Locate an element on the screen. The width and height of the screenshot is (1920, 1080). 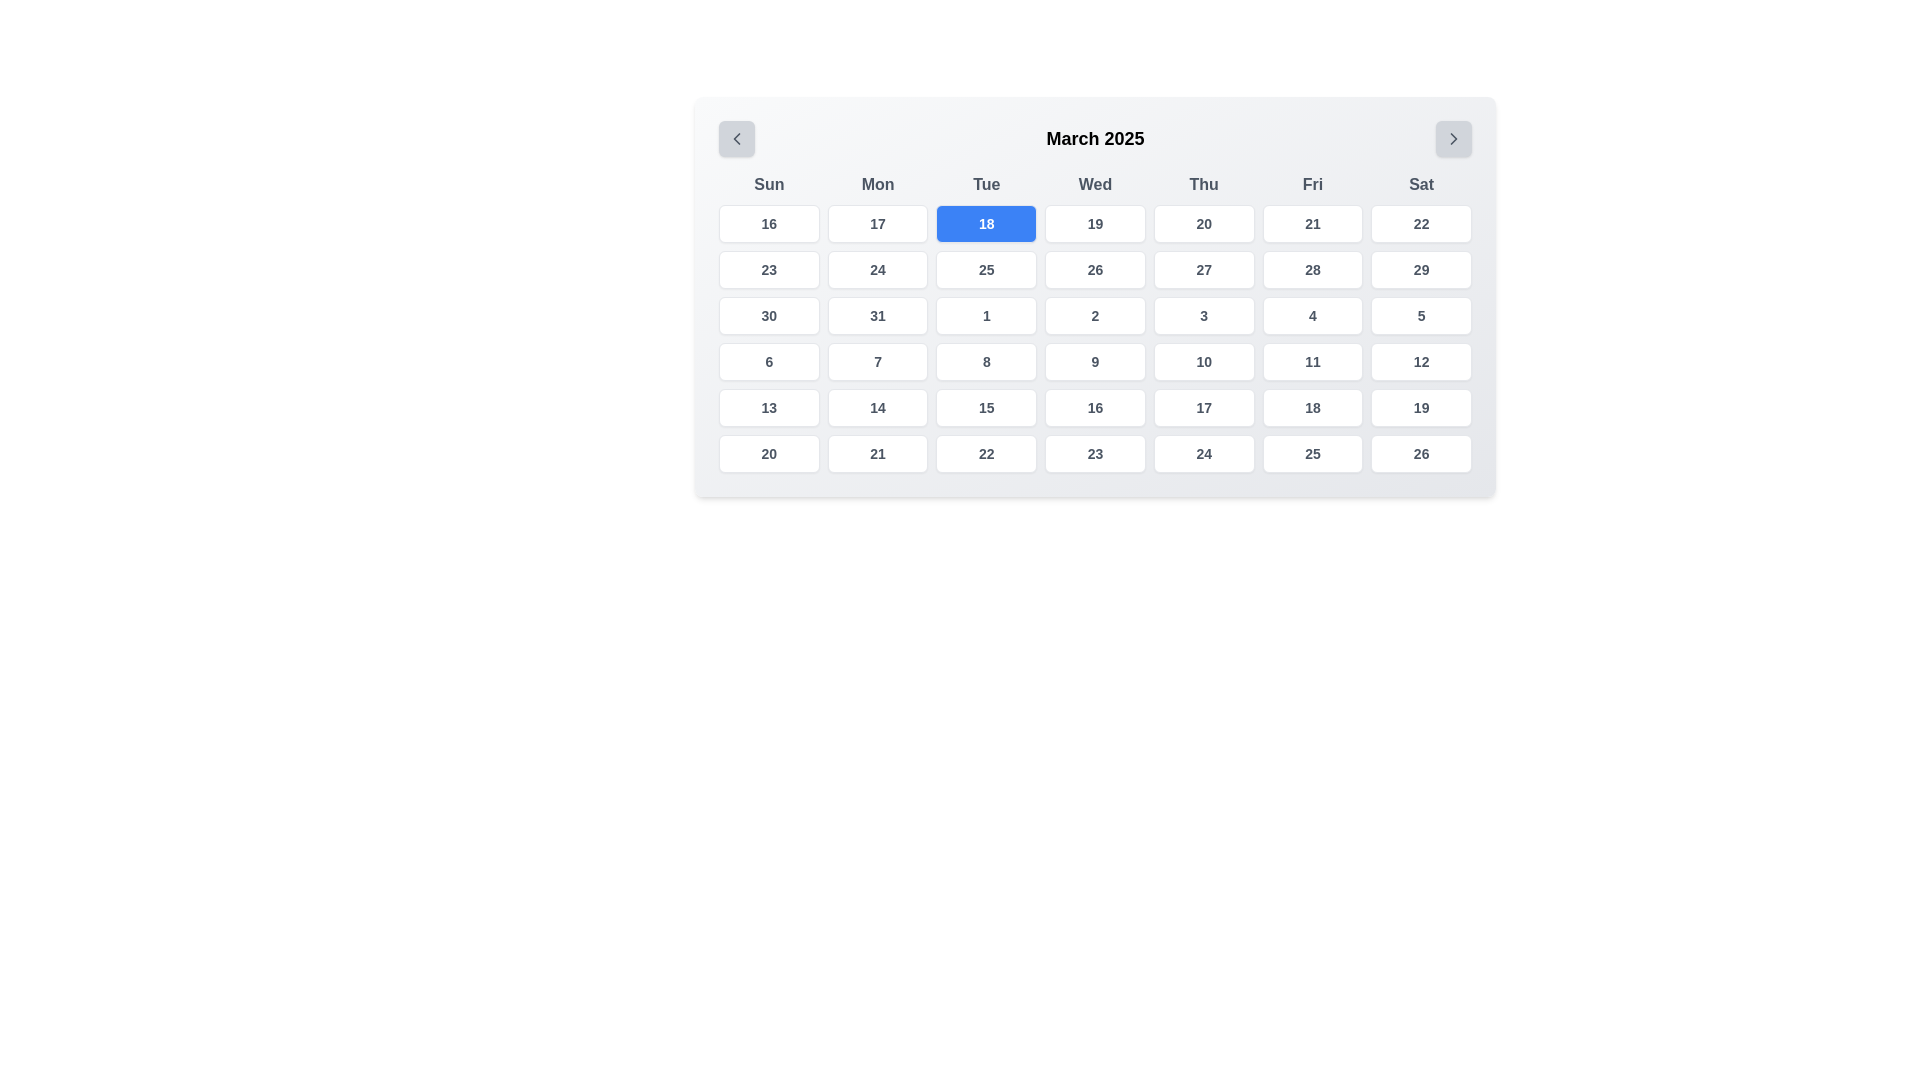
the button-like UI element representing a specific day in March 2025, located under 'Sun' in the calendar layout is located at coordinates (768, 223).